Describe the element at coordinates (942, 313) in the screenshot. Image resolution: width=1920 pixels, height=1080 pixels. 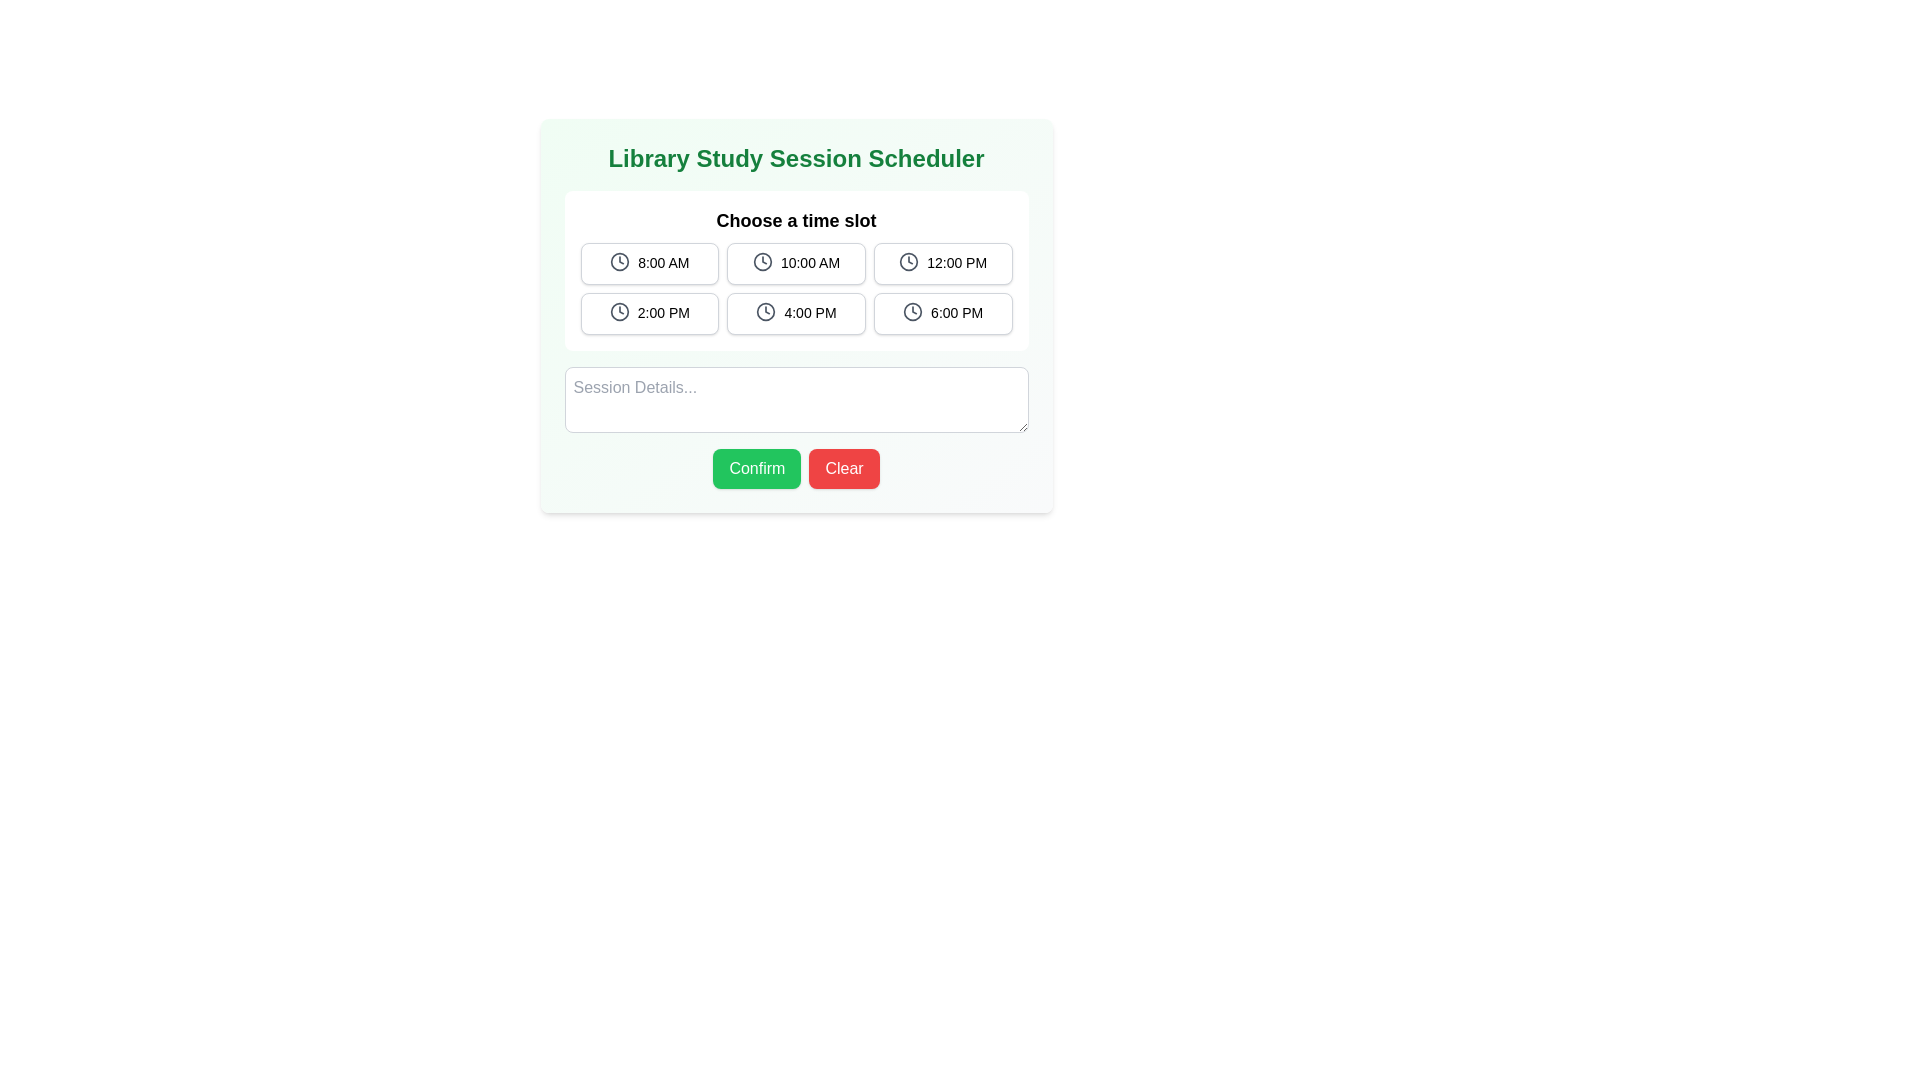
I see `the rectangular button with rounded corners labeled '6:00 PM'` at that location.